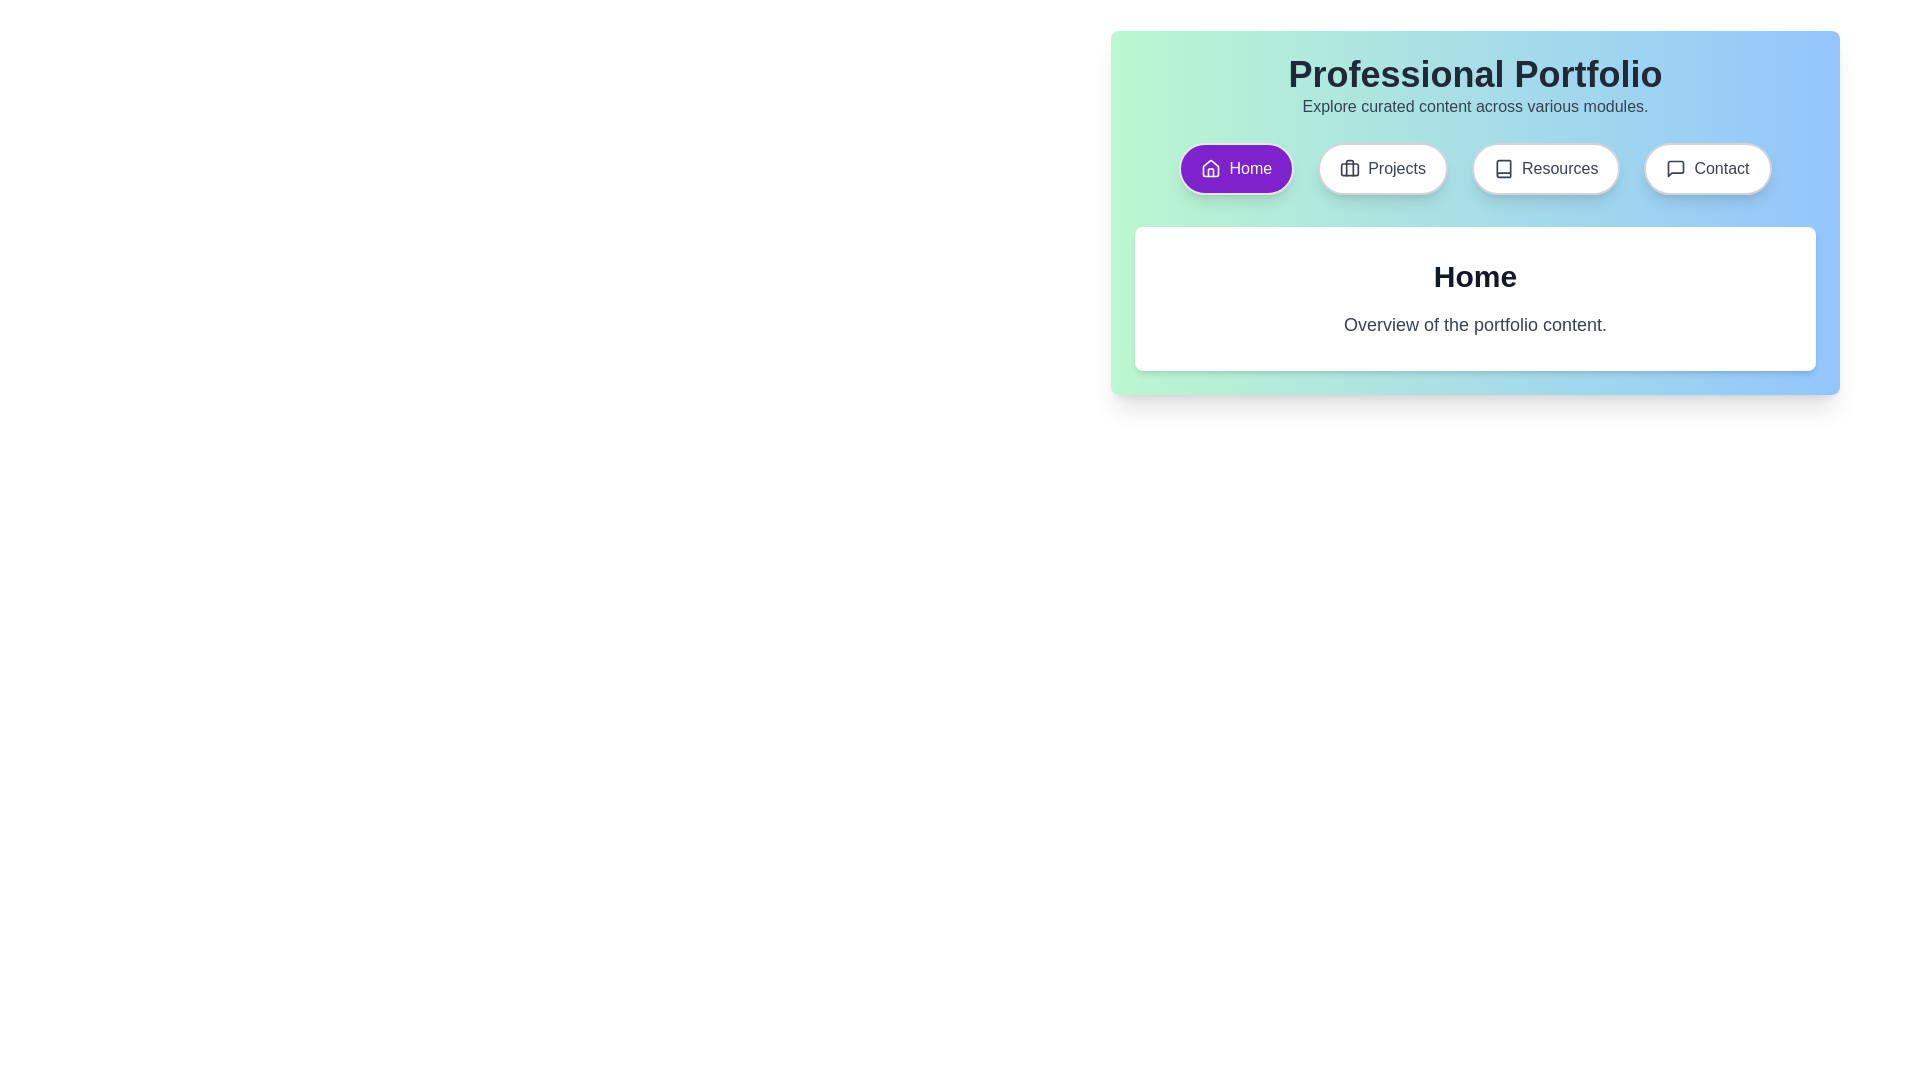 The image size is (1920, 1080). I want to click on the Home tab to see the hover effect, so click(1235, 168).